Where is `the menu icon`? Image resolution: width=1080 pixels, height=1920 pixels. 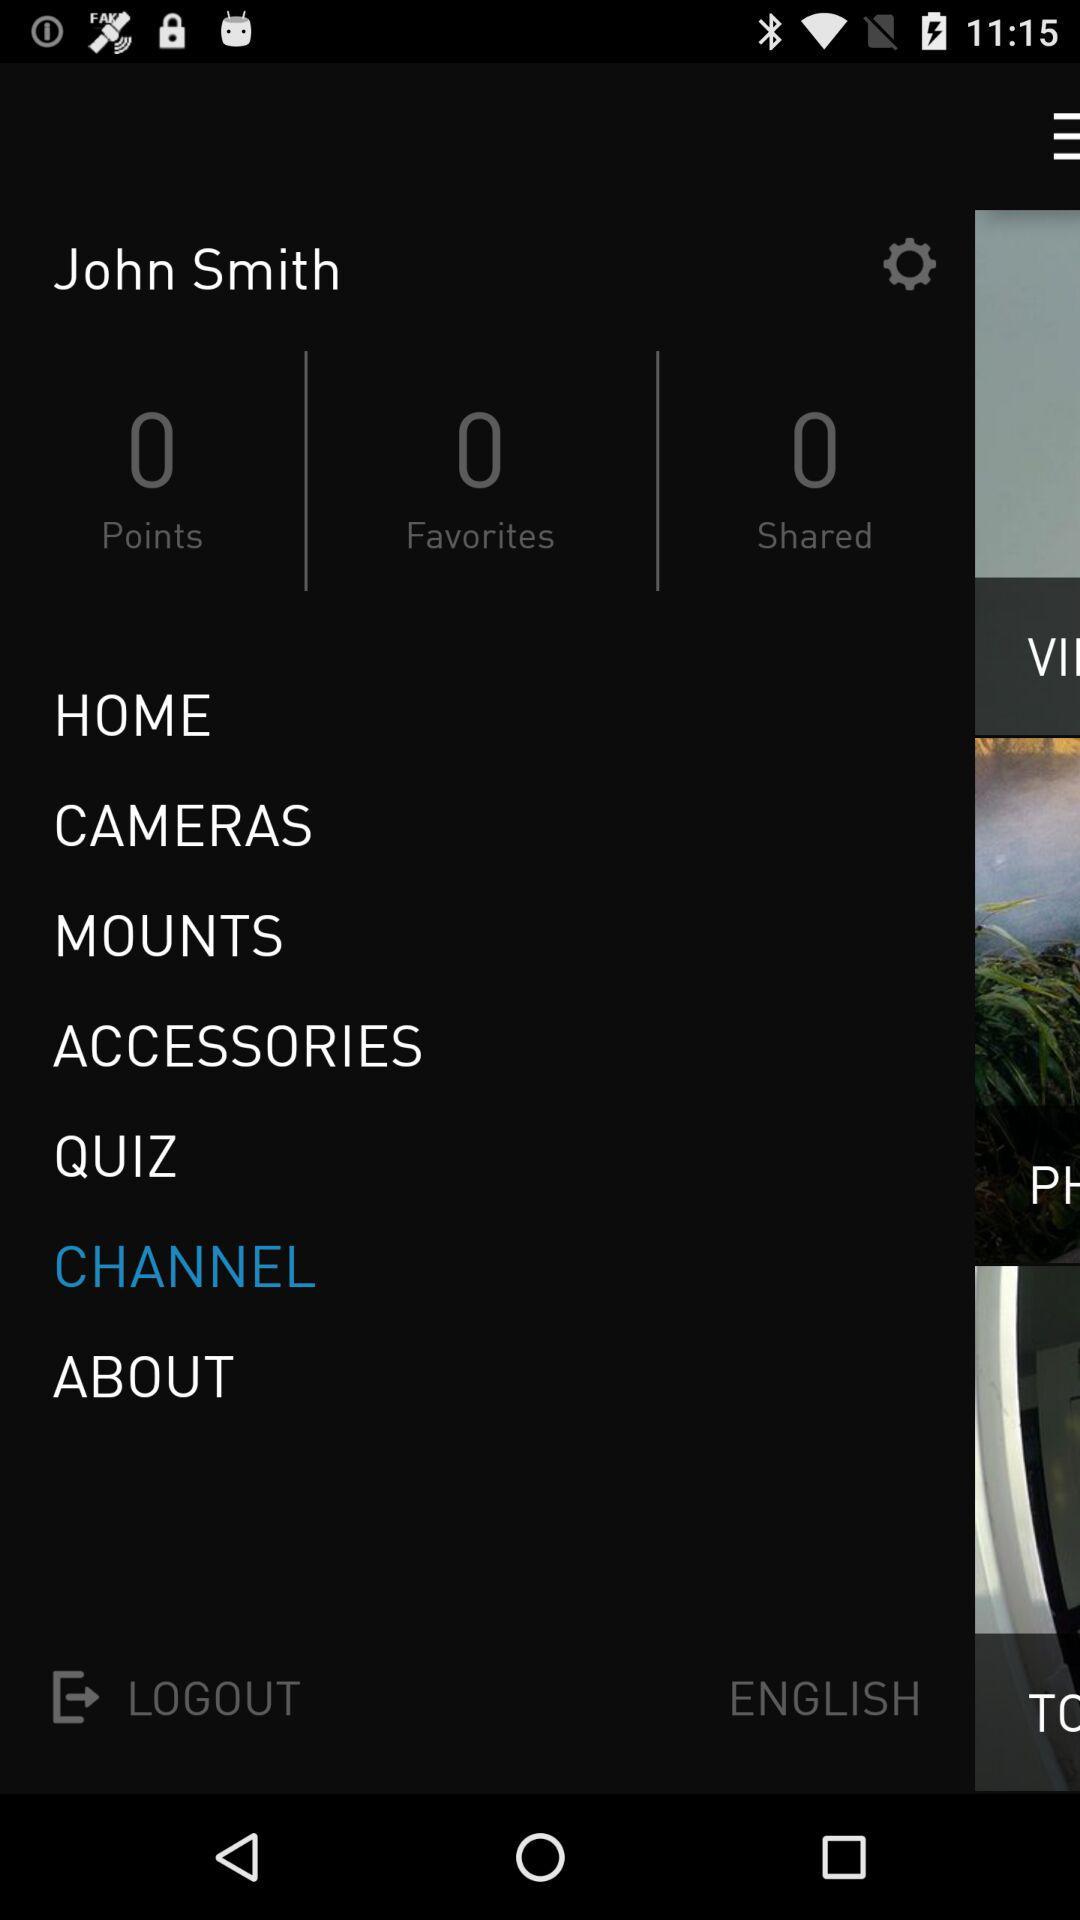 the menu icon is located at coordinates (1047, 144).